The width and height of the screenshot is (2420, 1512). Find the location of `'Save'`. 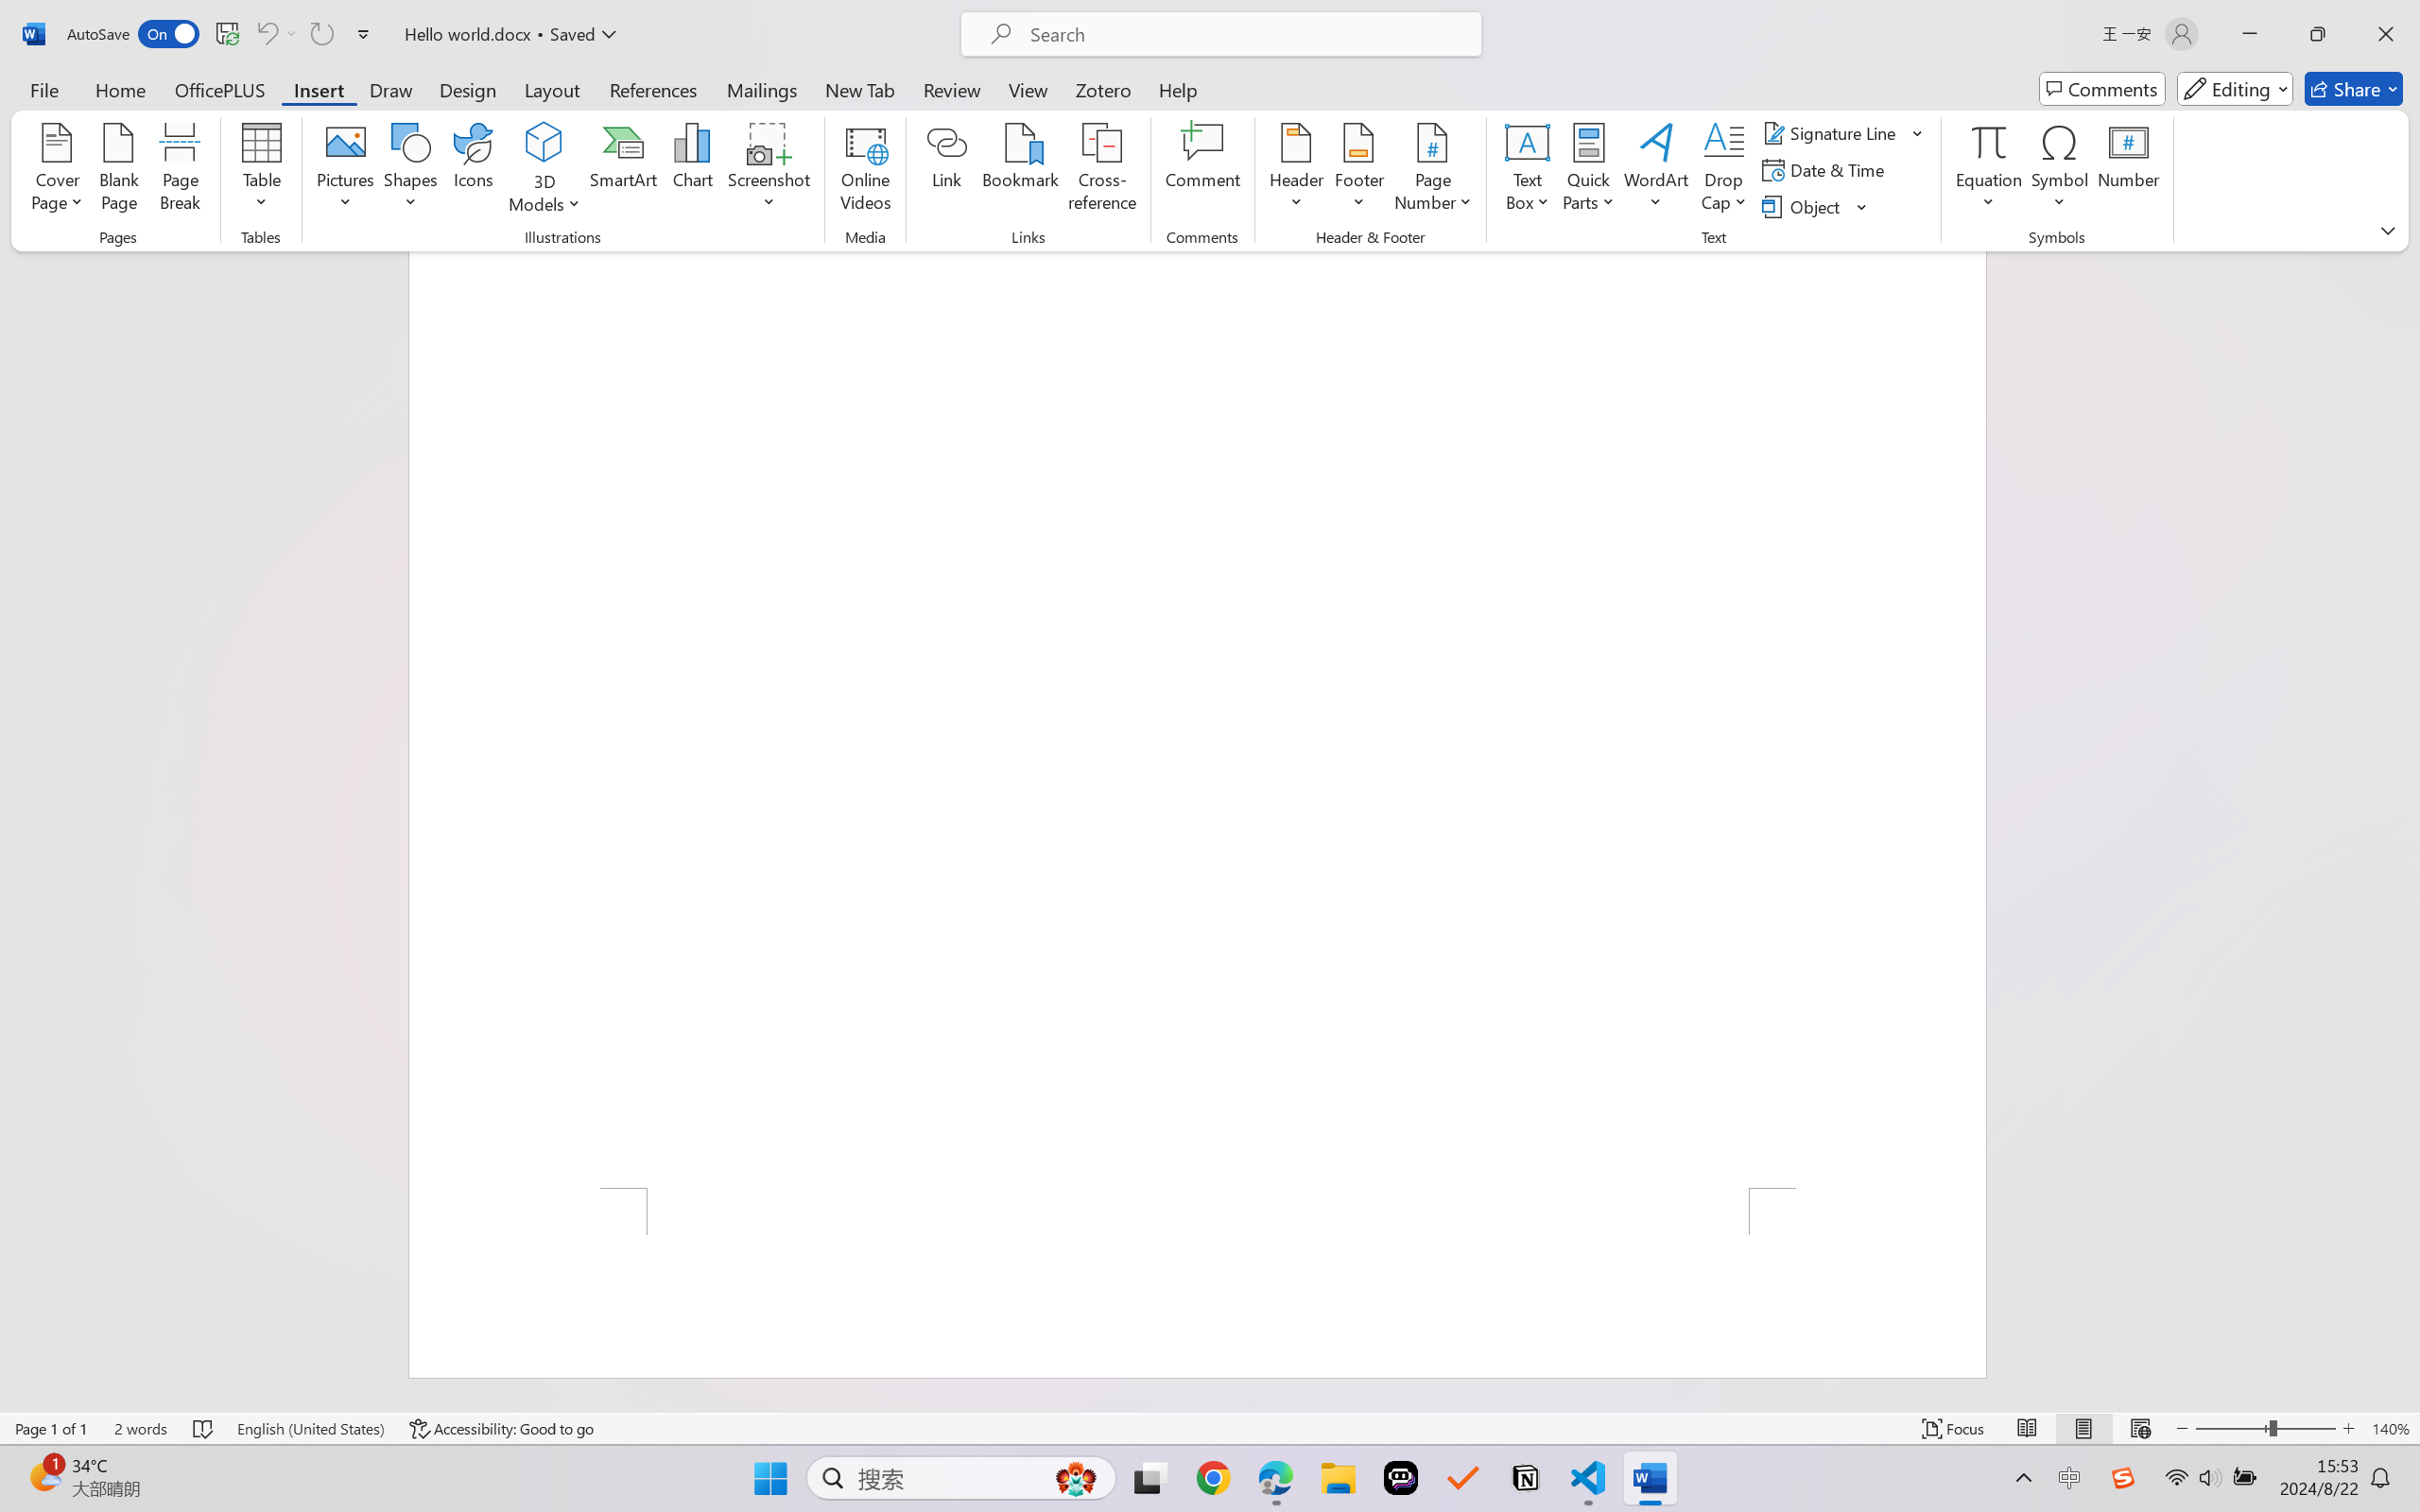

'Save' is located at coordinates (226, 33).